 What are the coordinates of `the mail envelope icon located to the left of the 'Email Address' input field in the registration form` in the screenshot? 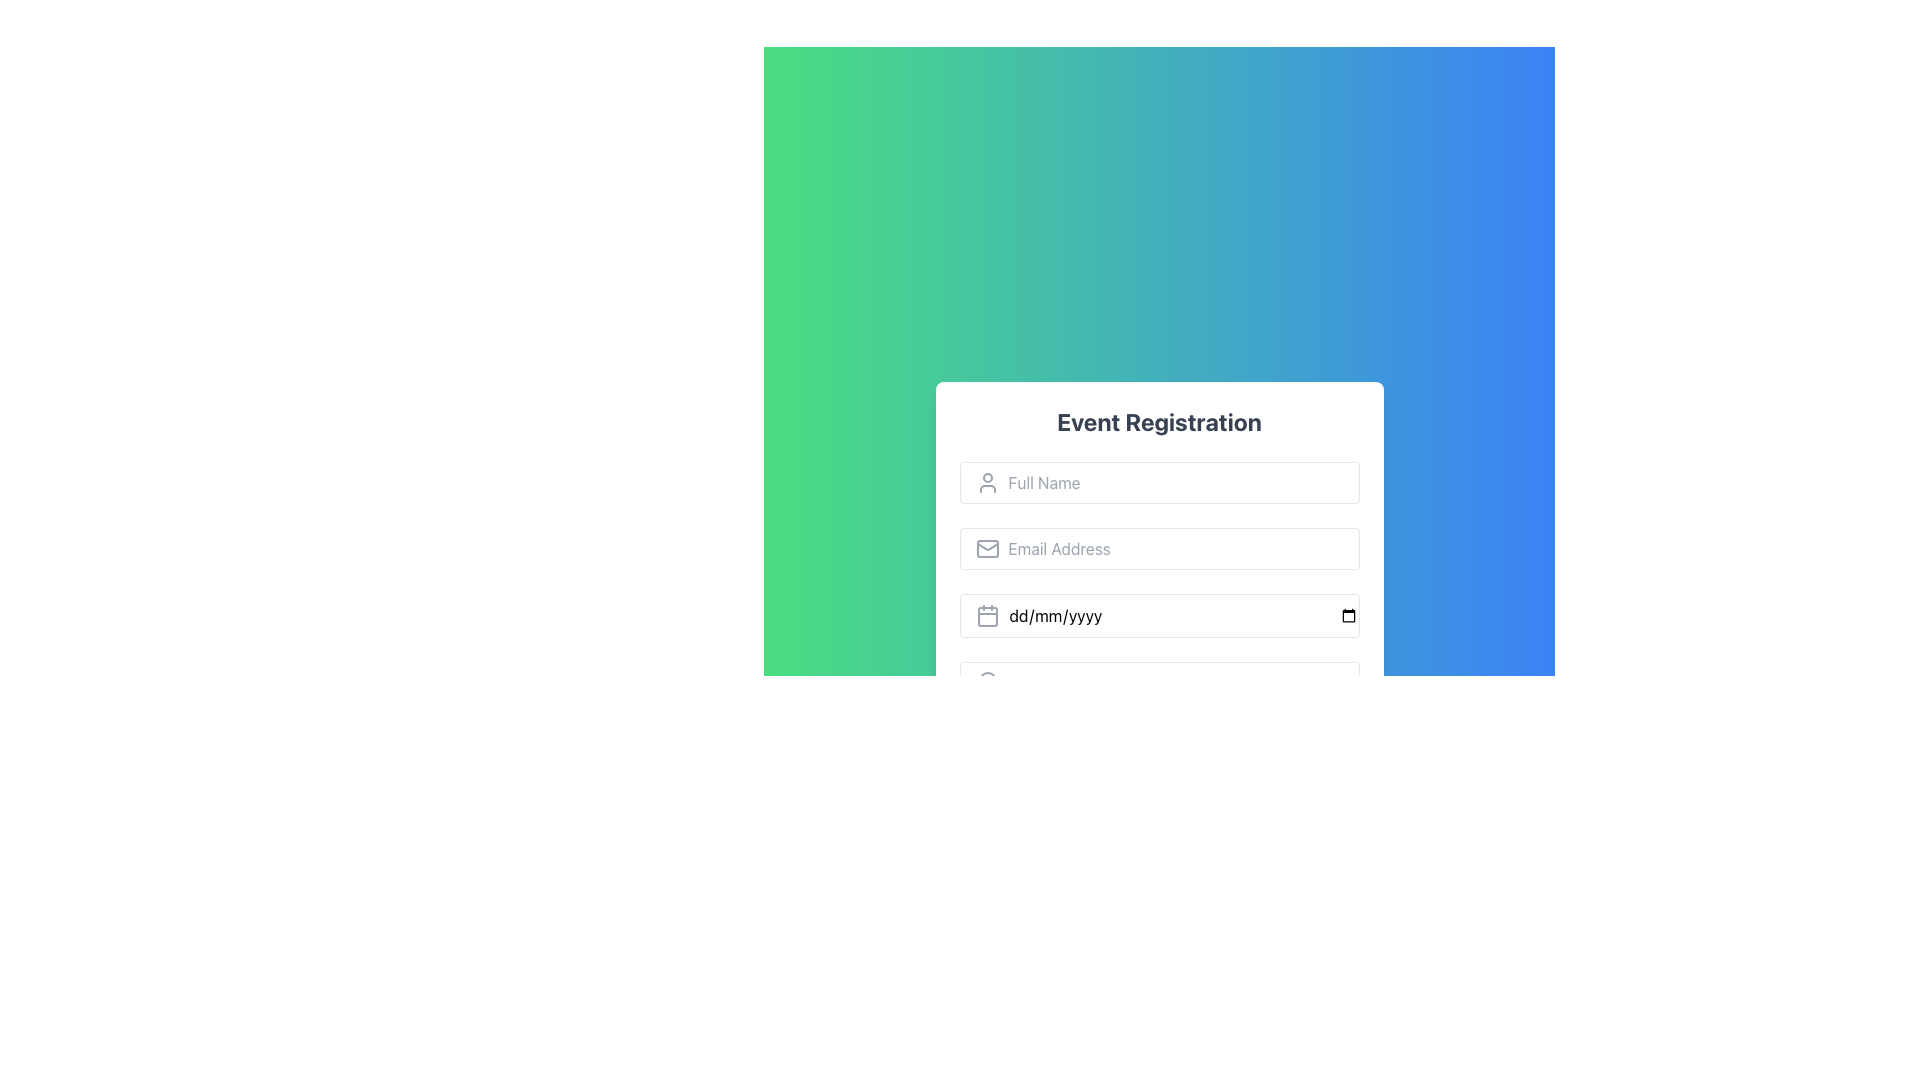 It's located at (987, 548).